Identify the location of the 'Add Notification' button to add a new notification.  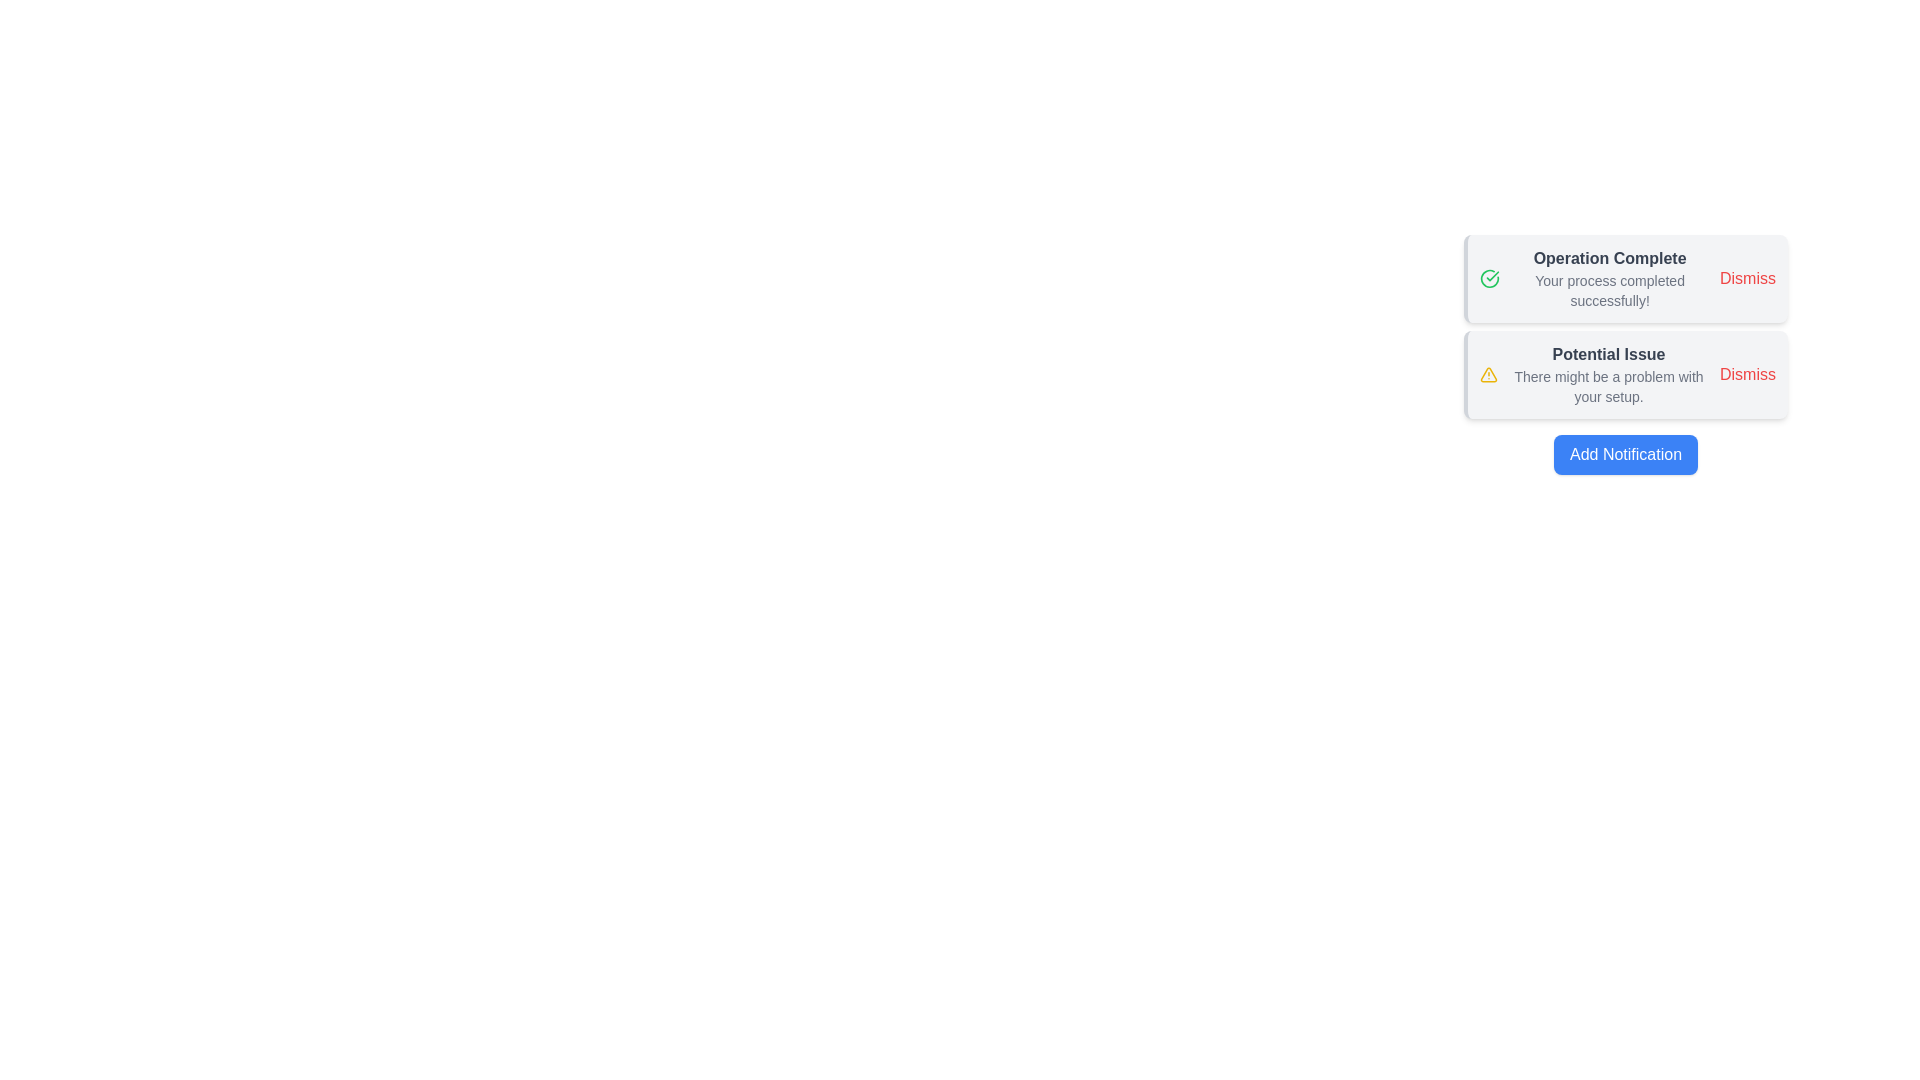
(1626, 455).